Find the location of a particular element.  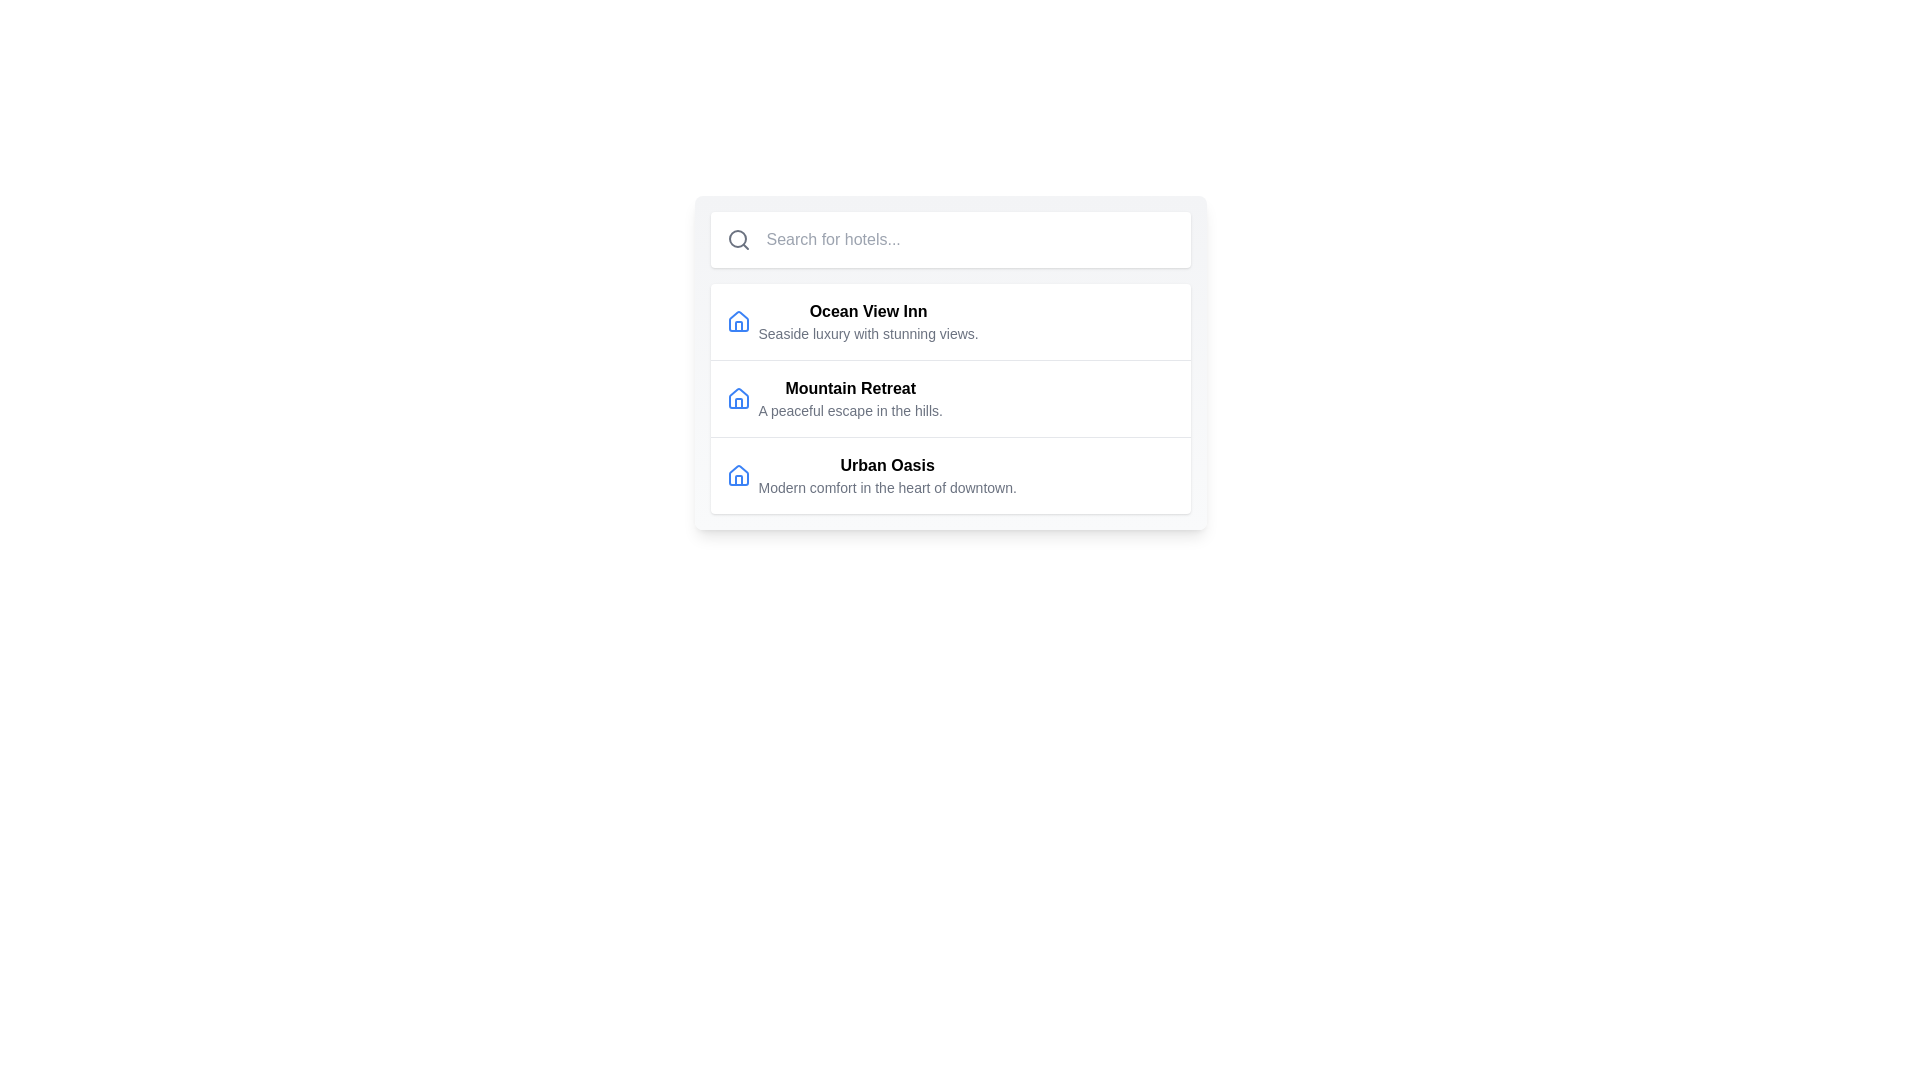

the rim of the lens of the magnifying glass icon, which is part of the search functionality, located to the left of the 'Search for hotels...' text input field is located at coordinates (736, 238).